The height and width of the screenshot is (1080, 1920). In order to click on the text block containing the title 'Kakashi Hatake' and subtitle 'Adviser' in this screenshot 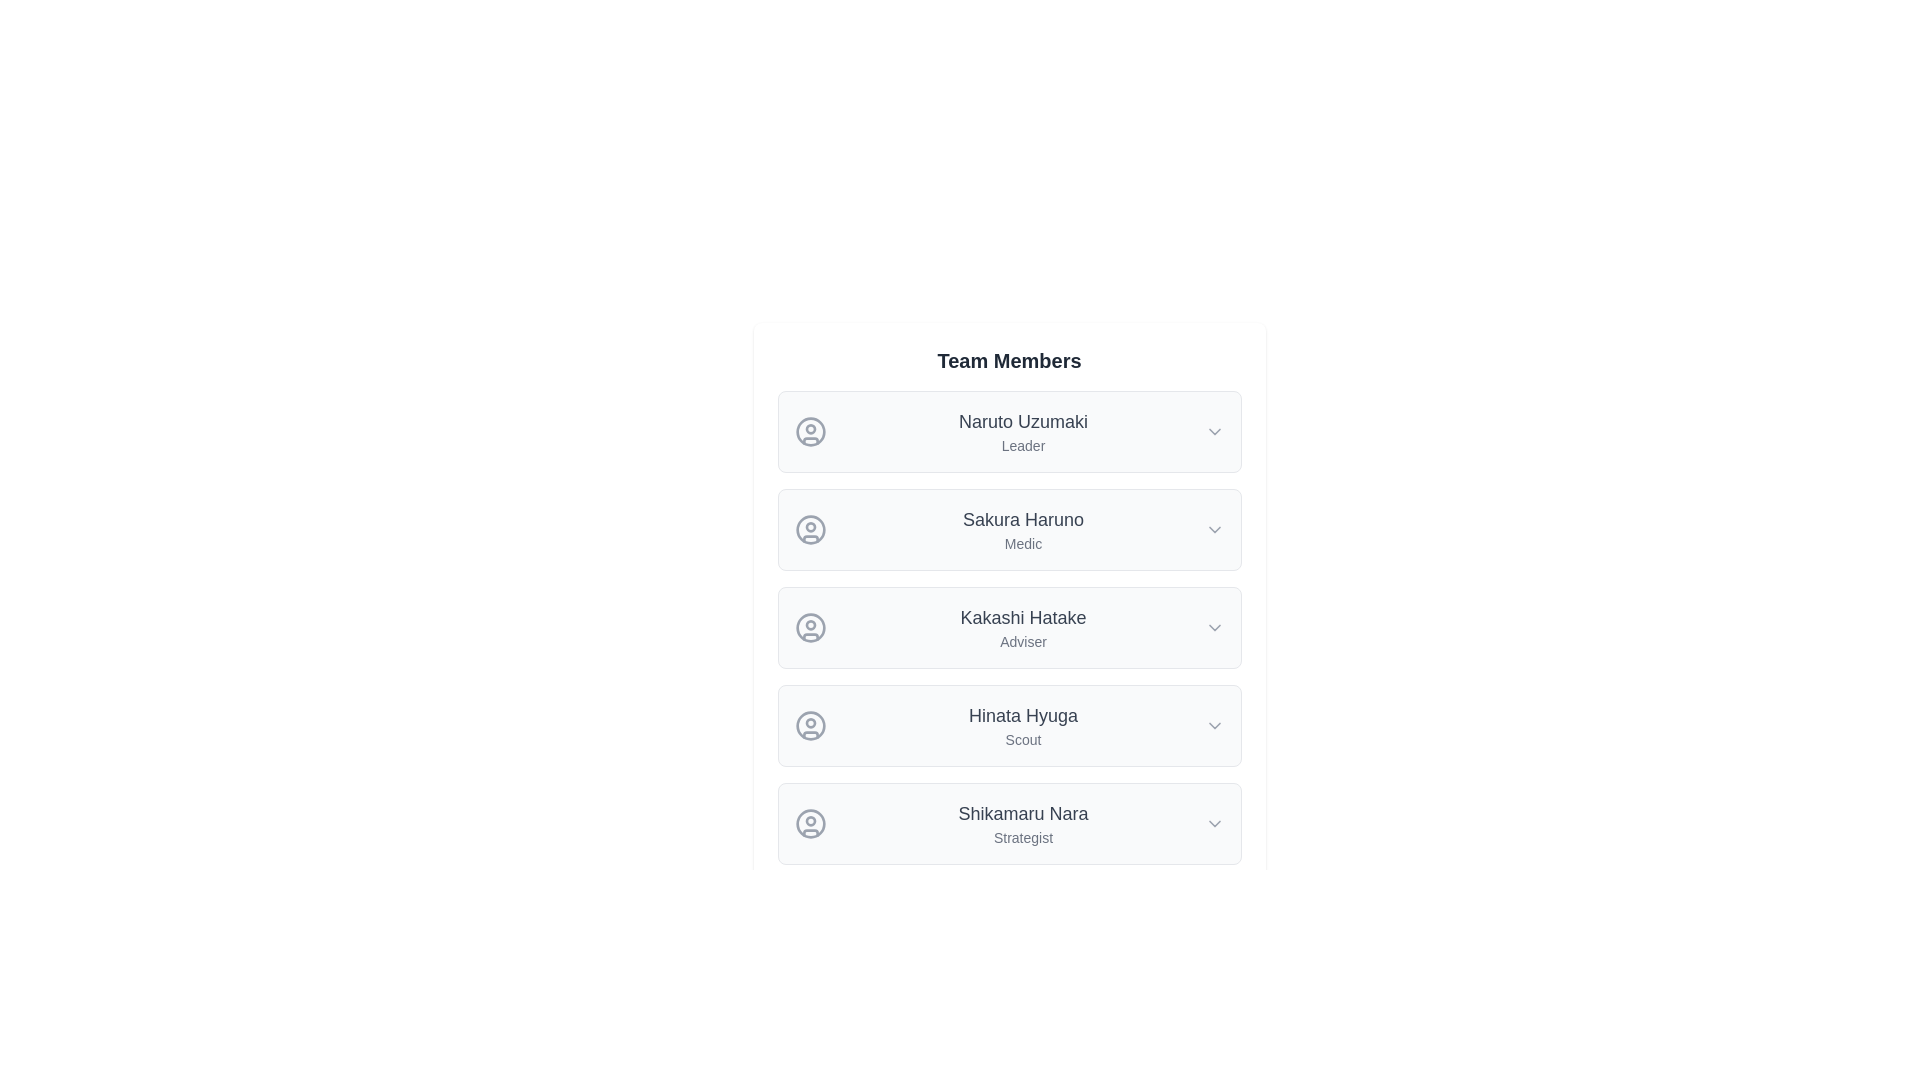, I will do `click(1023, 627)`.